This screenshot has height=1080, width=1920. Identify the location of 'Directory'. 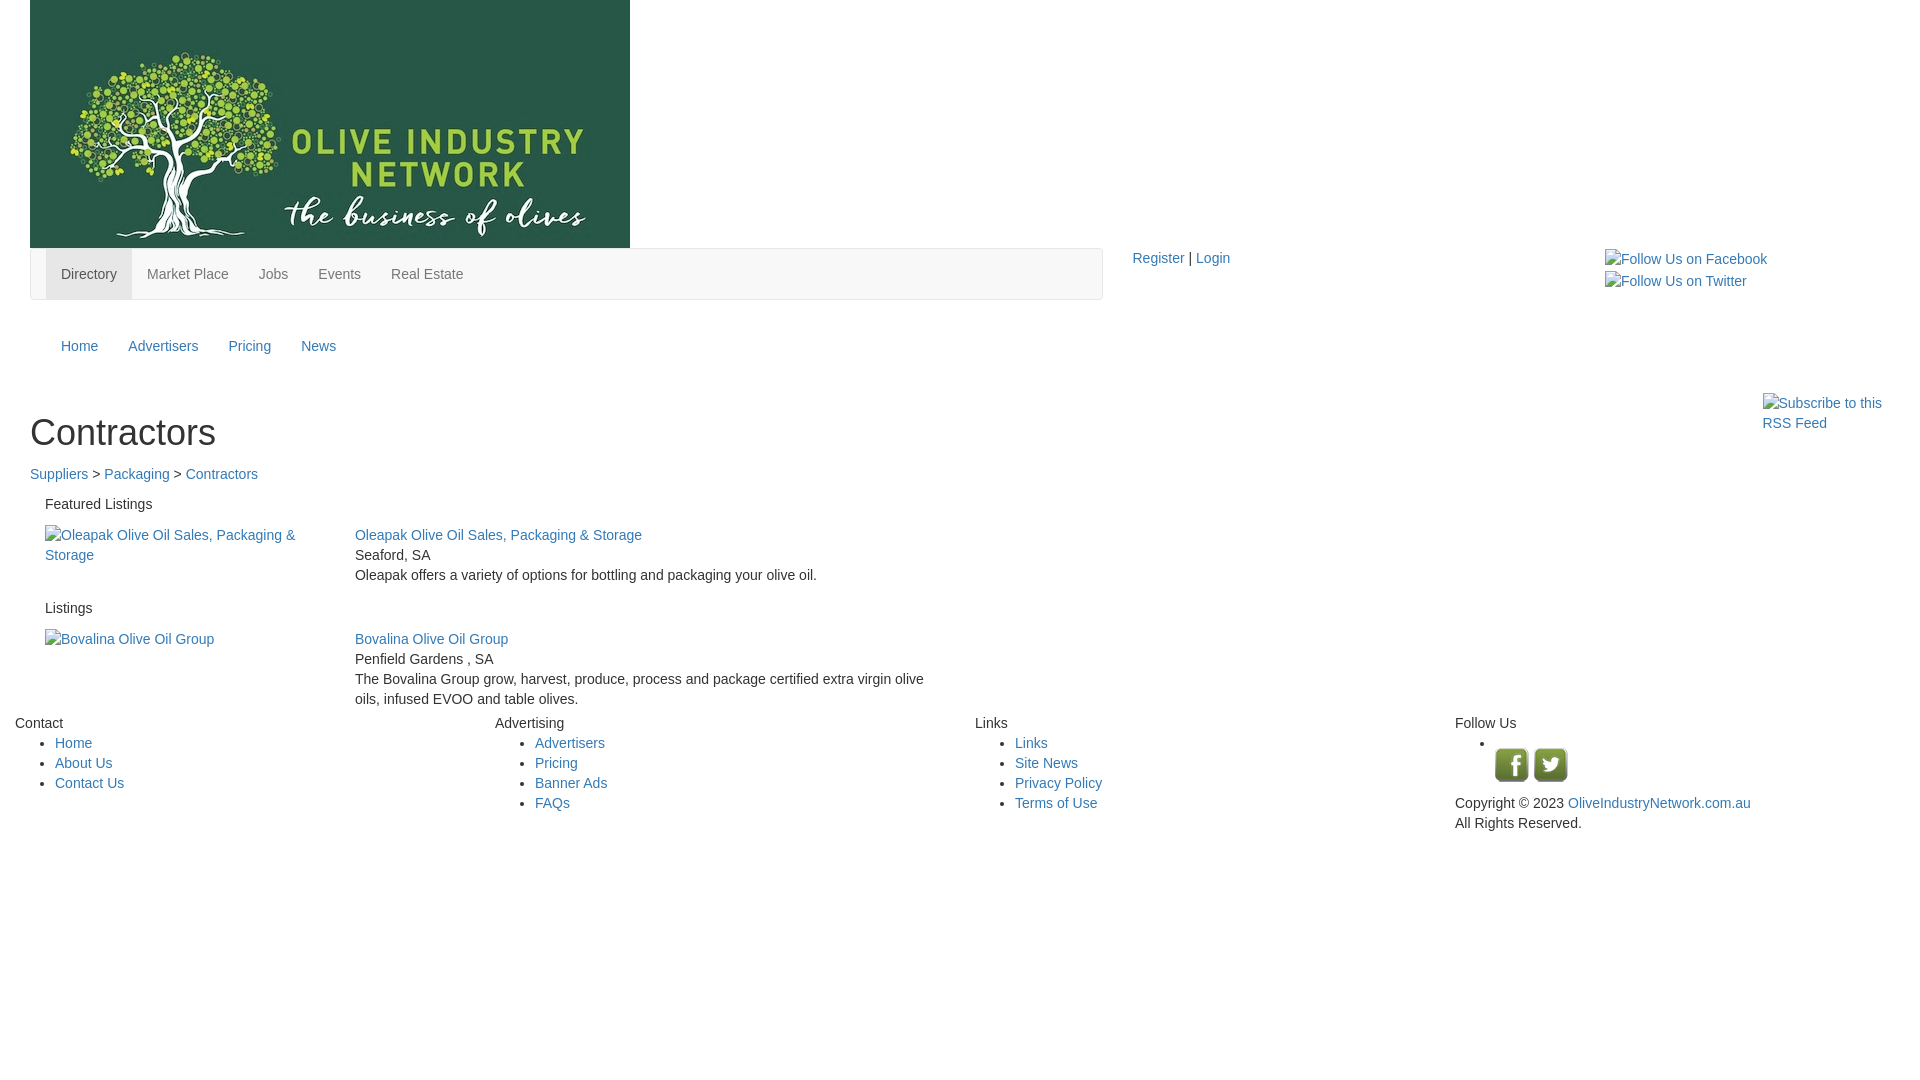
(88, 273).